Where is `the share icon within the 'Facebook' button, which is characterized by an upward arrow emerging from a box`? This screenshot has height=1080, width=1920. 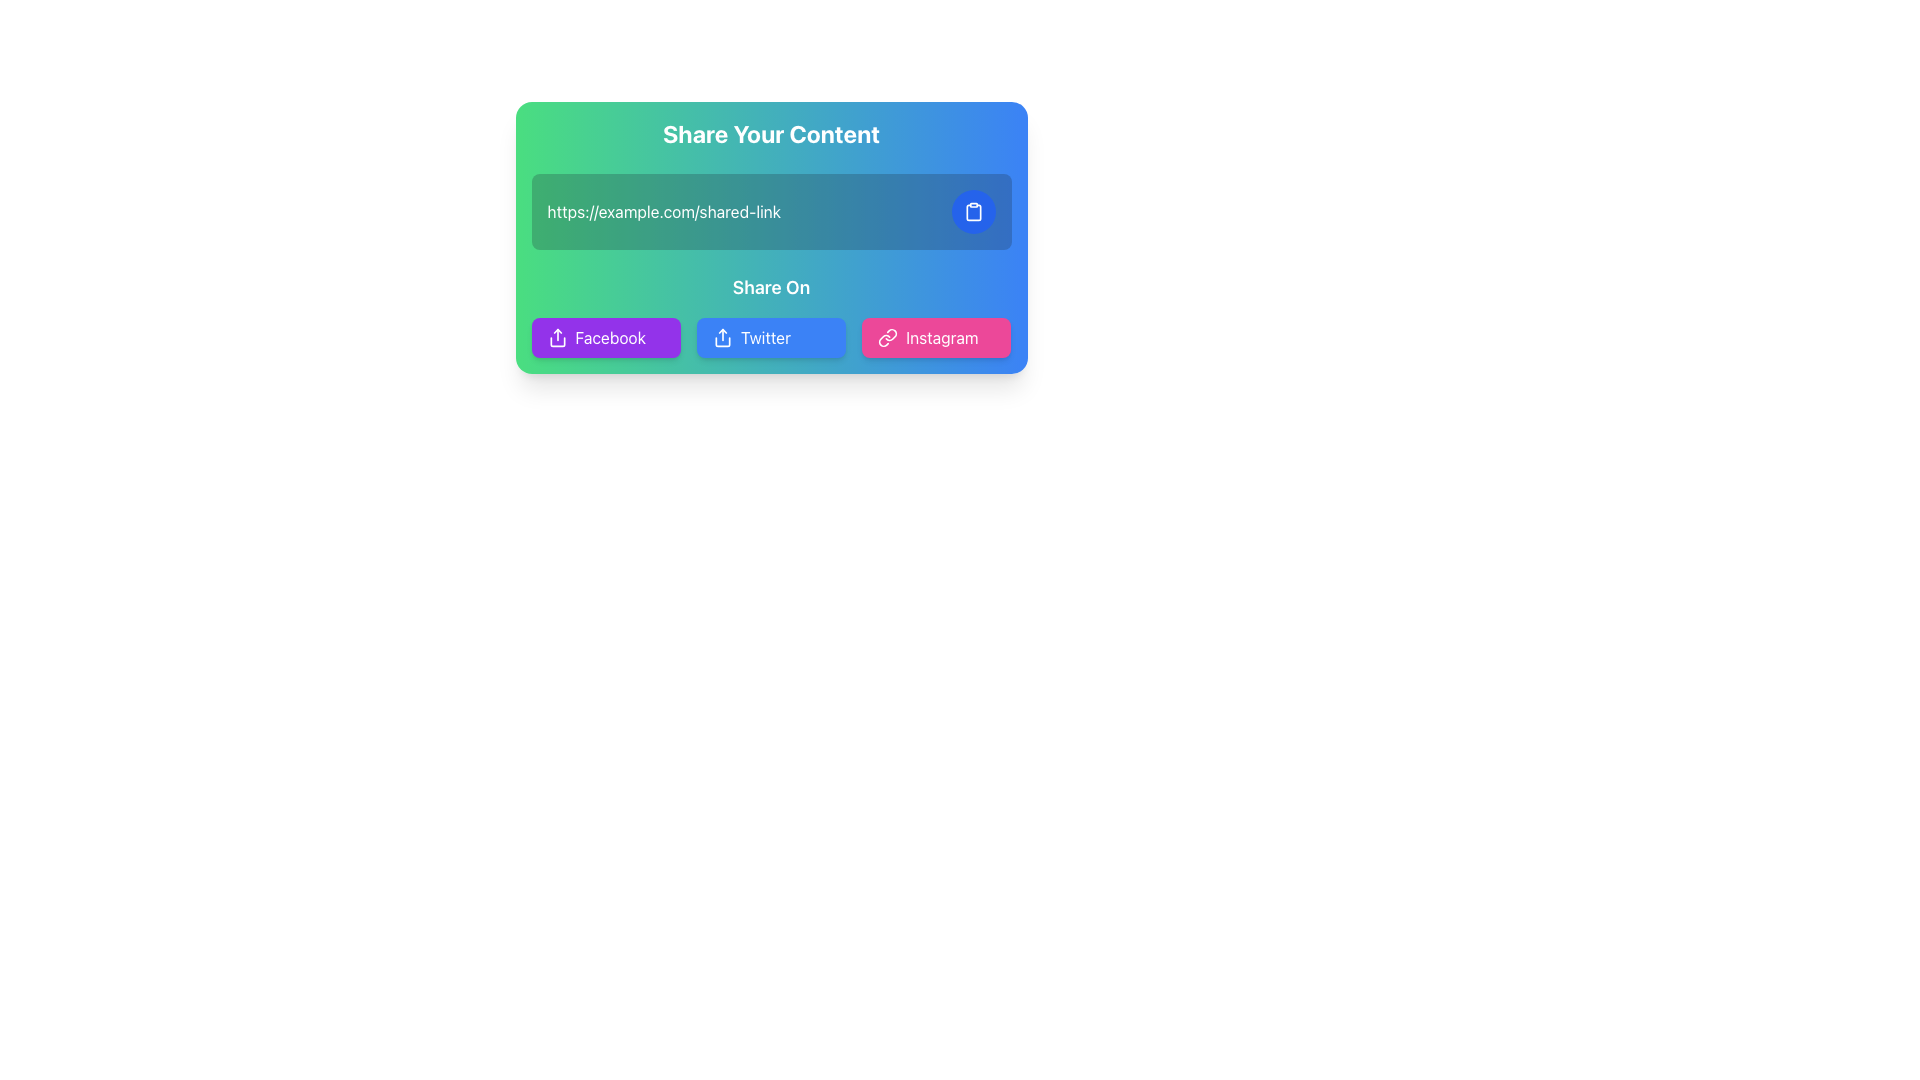
the share icon within the 'Facebook' button, which is characterized by an upward arrow emerging from a box is located at coordinates (557, 337).